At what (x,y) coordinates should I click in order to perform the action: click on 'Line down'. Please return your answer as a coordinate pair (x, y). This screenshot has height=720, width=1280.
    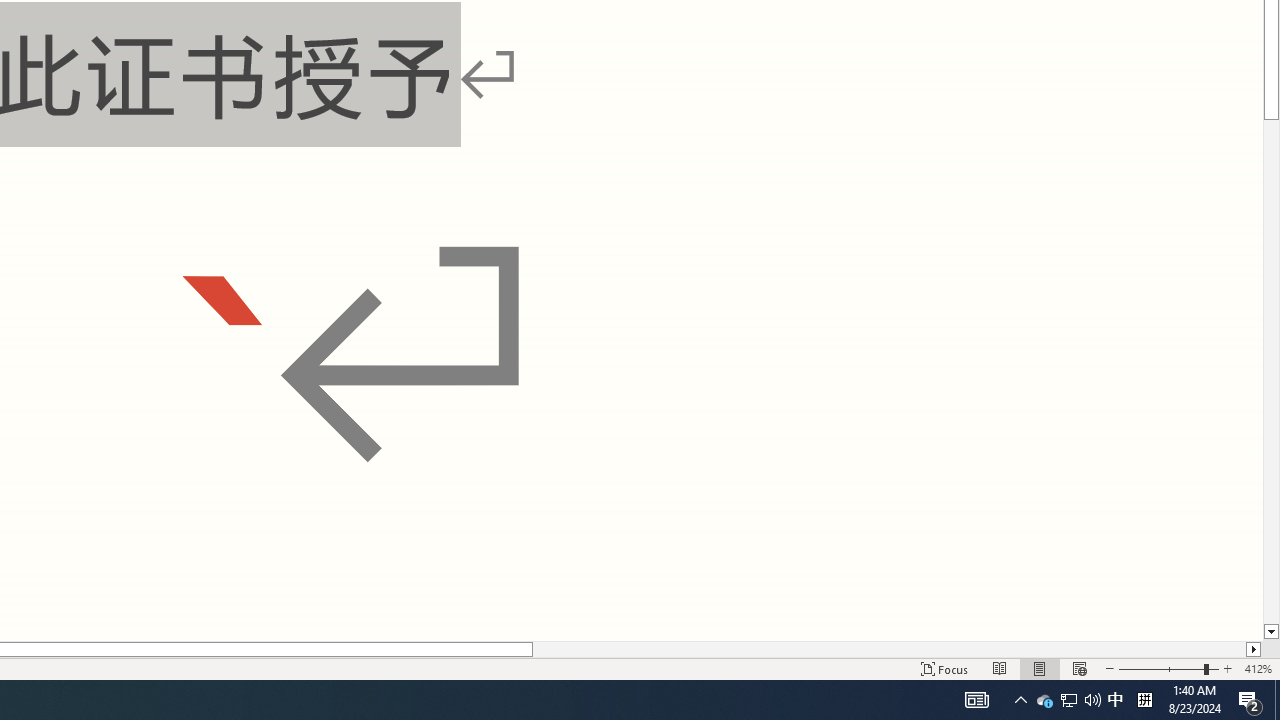
    Looking at the image, I should click on (1270, 632).